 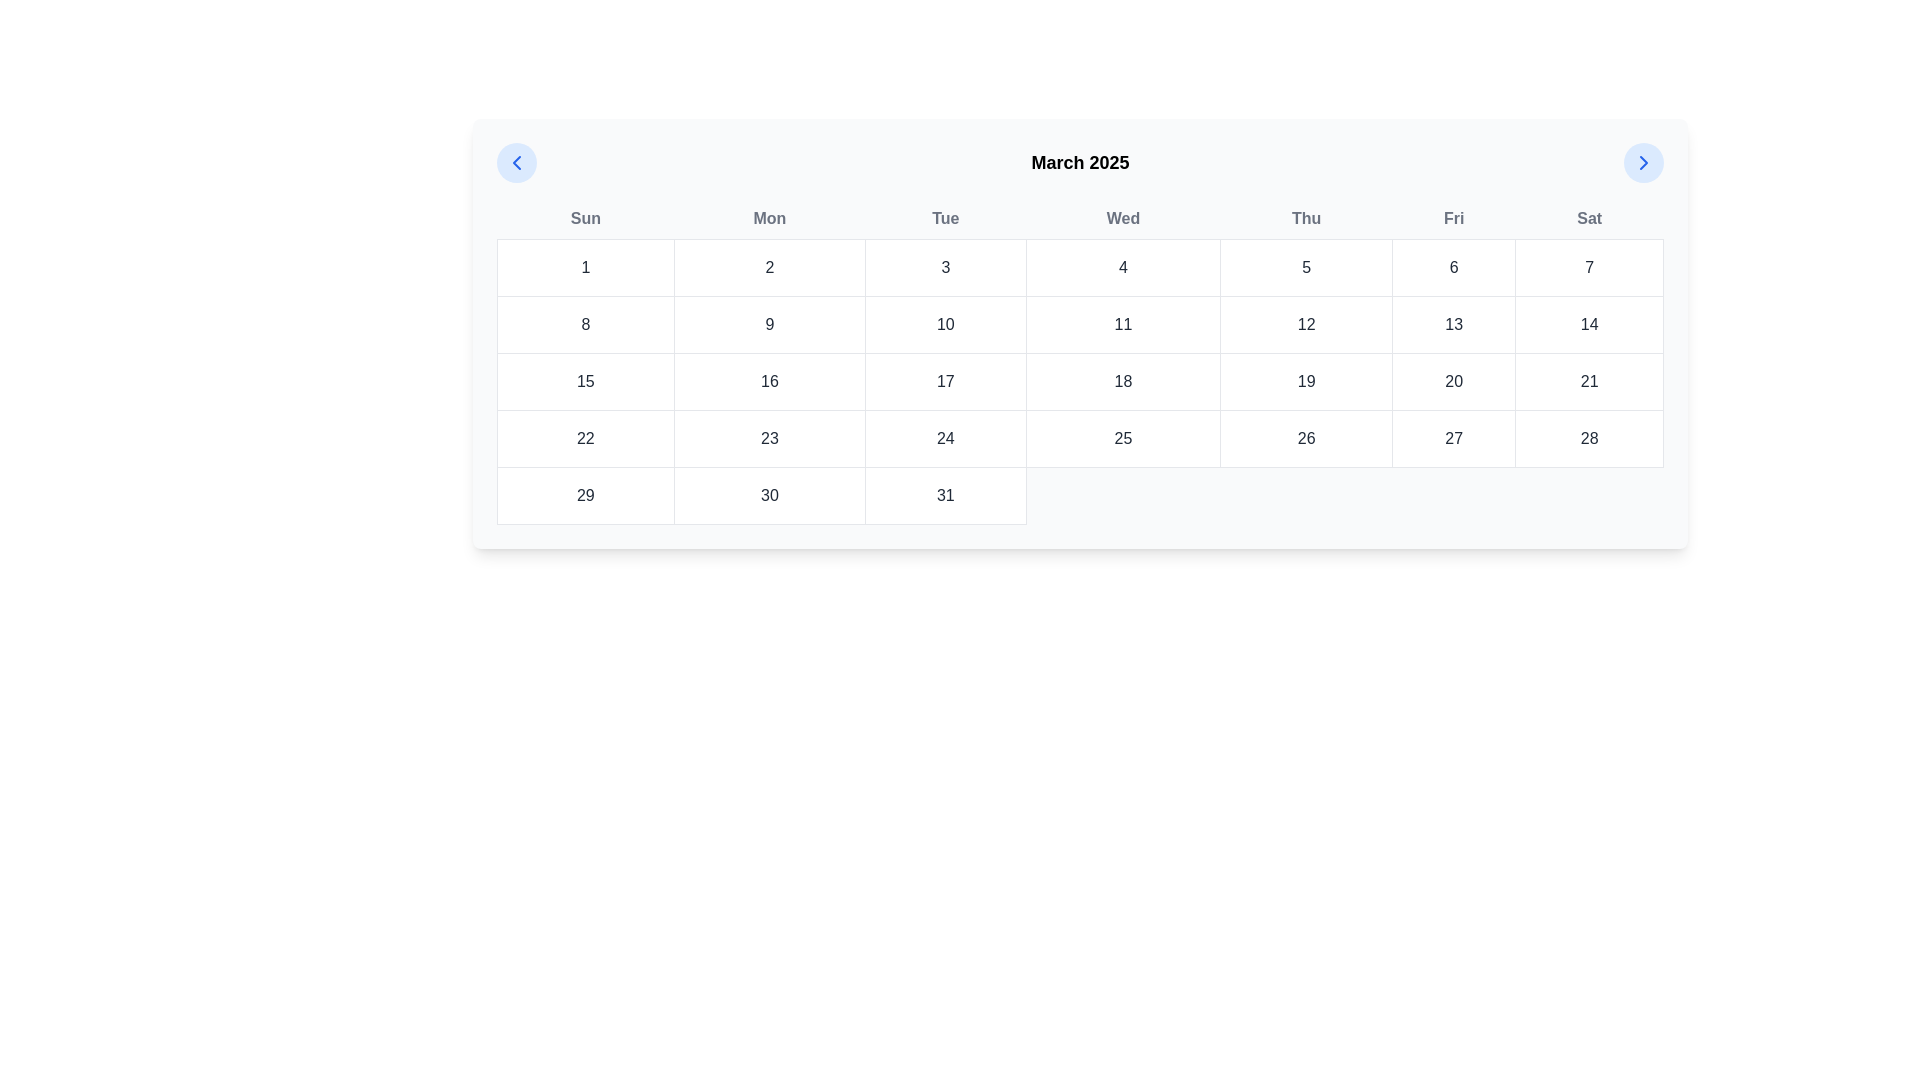 What do you see at coordinates (944, 266) in the screenshot?
I see `the button representing the number '3' in the calendar interface` at bounding box center [944, 266].